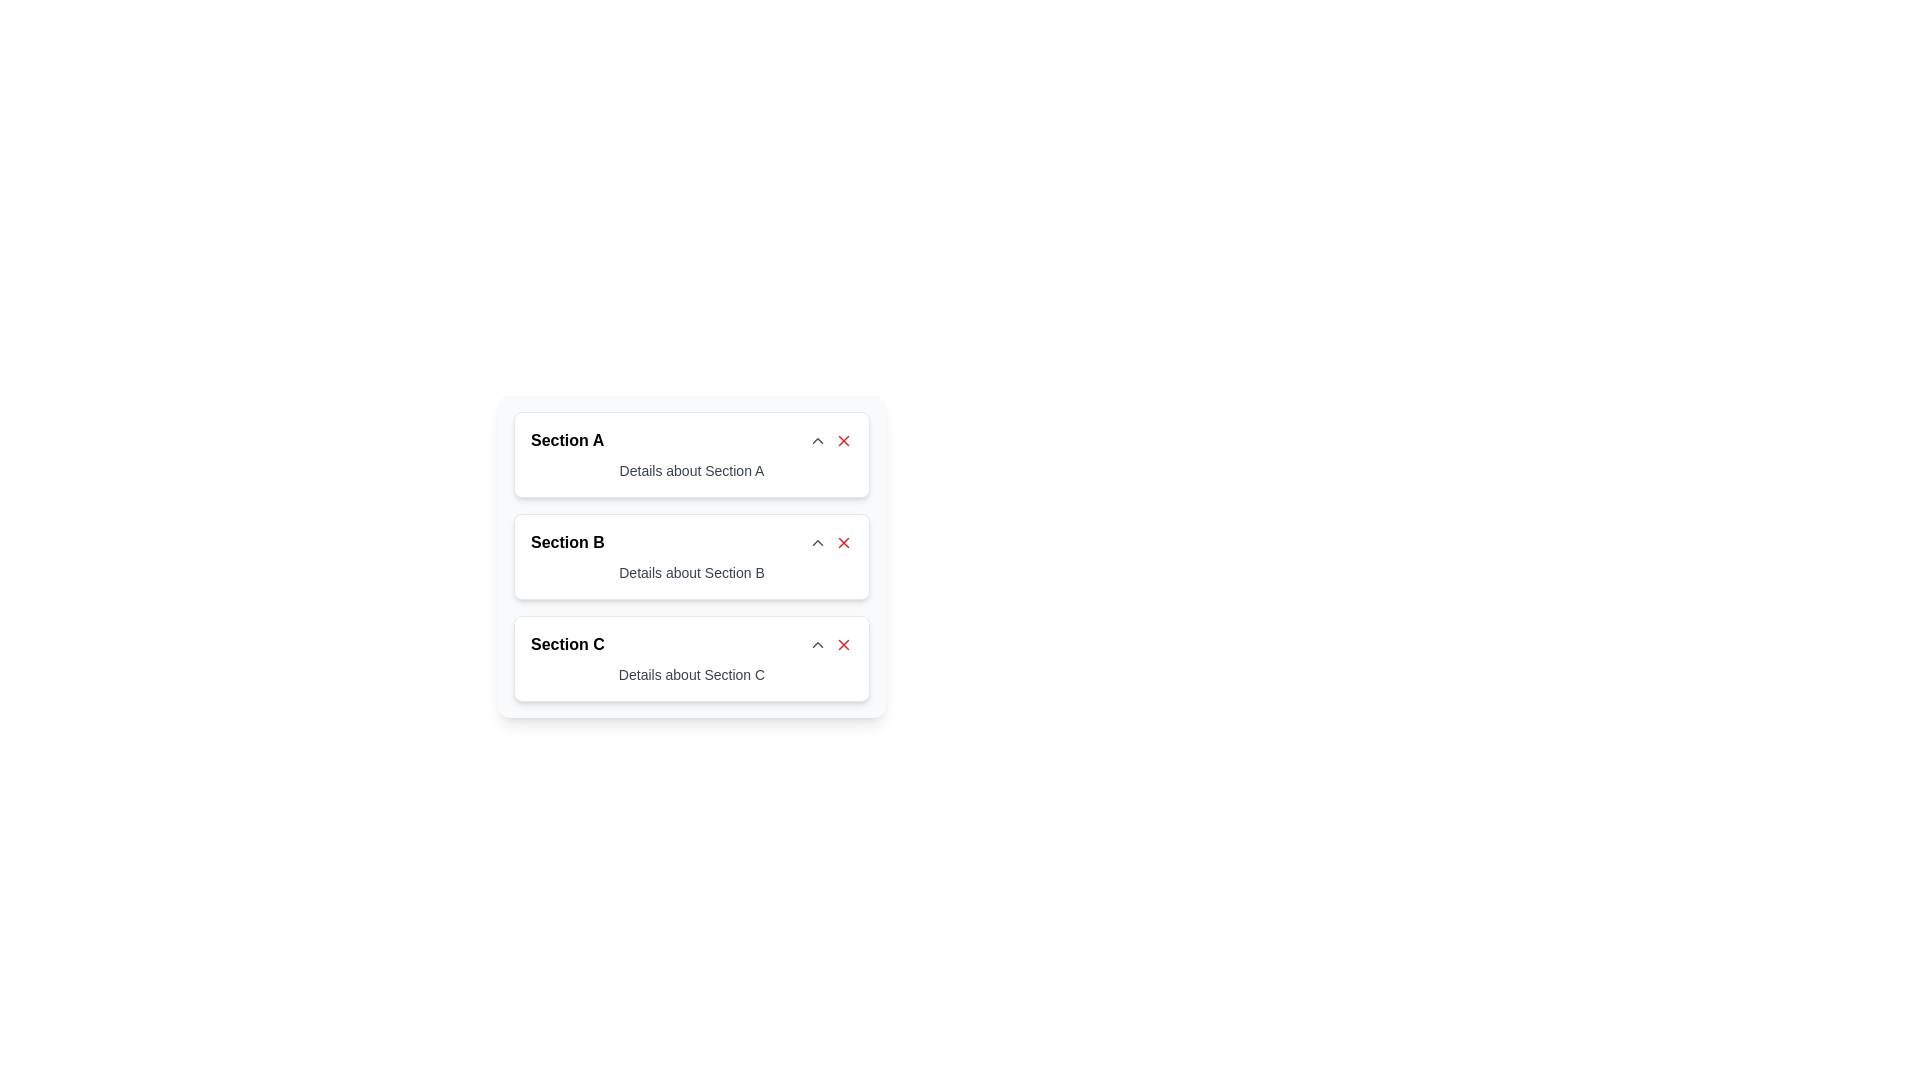  I want to click on the upper-left to lower-right diagonal line of the cross icon, which is part of the SVG graphic located in the top-right corner of the card labeled 'Section A', so click(844, 439).